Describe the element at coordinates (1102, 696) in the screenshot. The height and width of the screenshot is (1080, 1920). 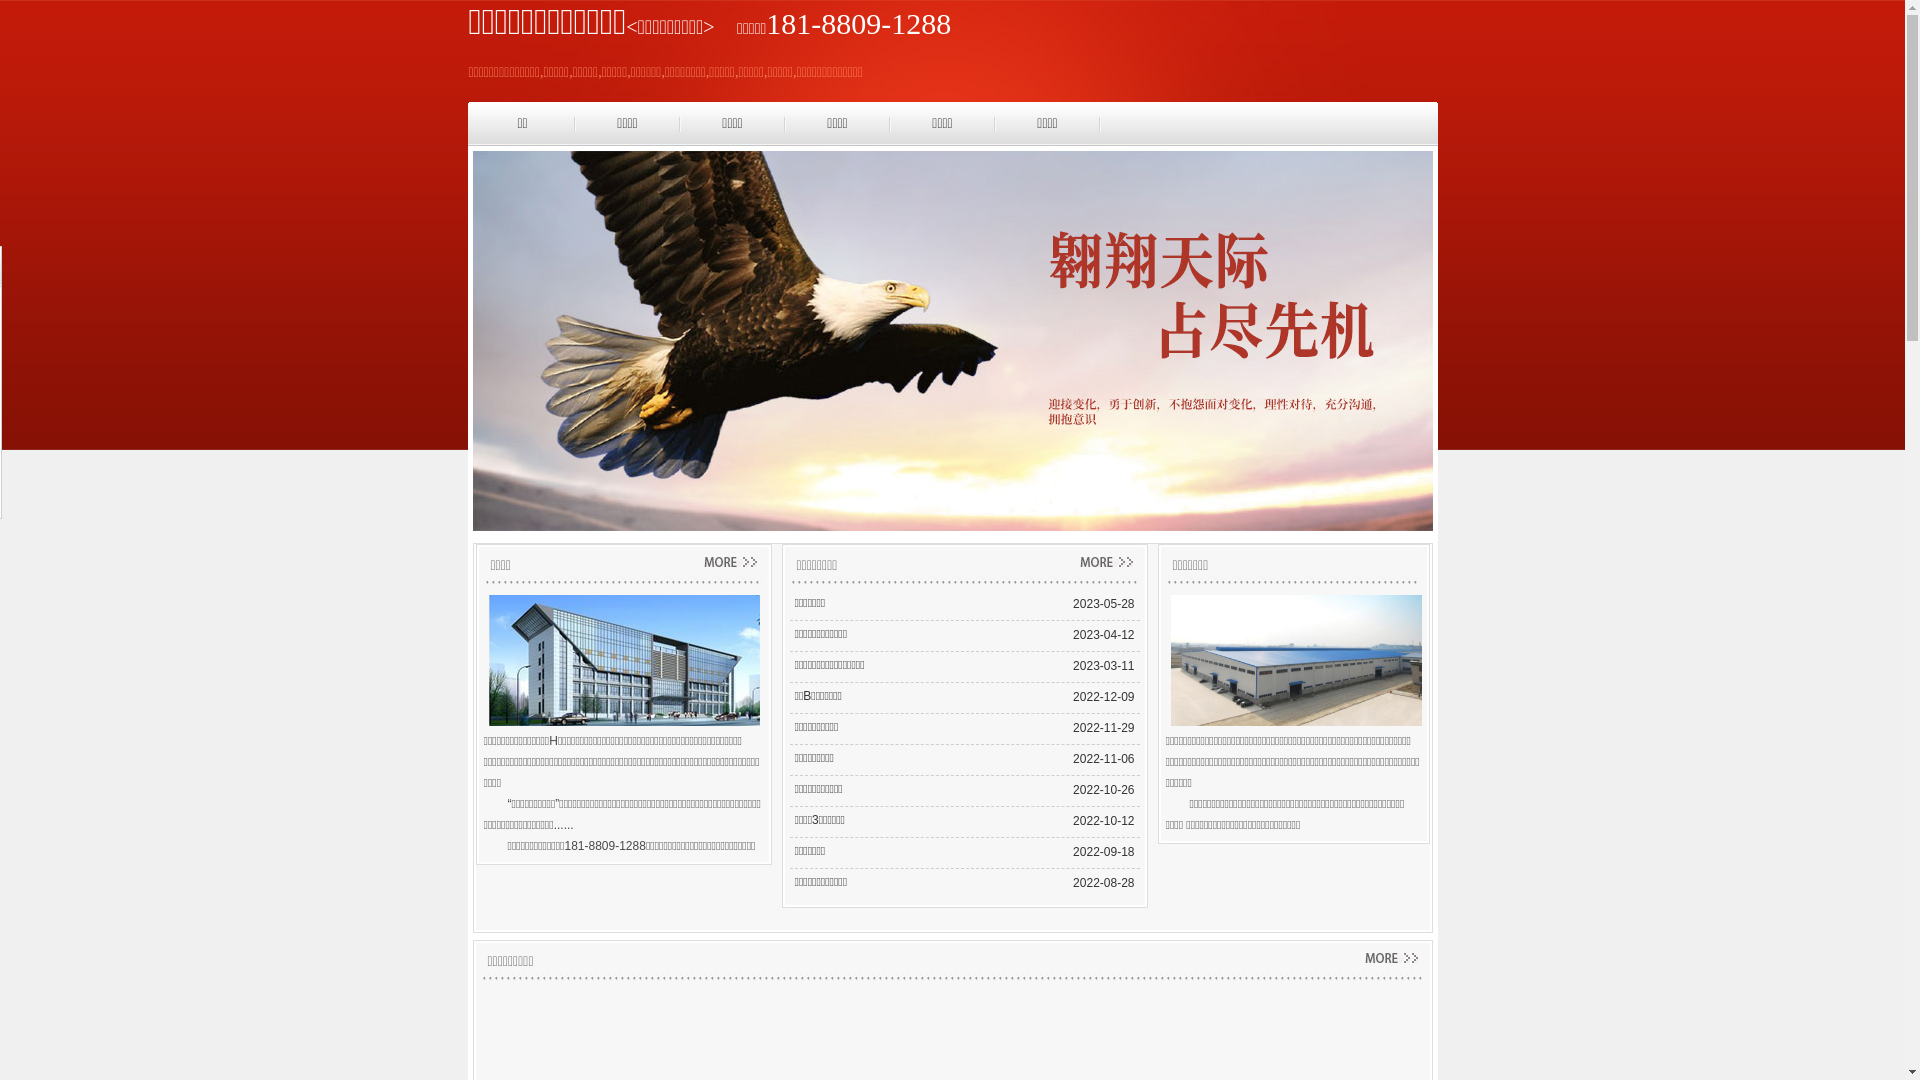
I see `'2022-12-09'` at that location.